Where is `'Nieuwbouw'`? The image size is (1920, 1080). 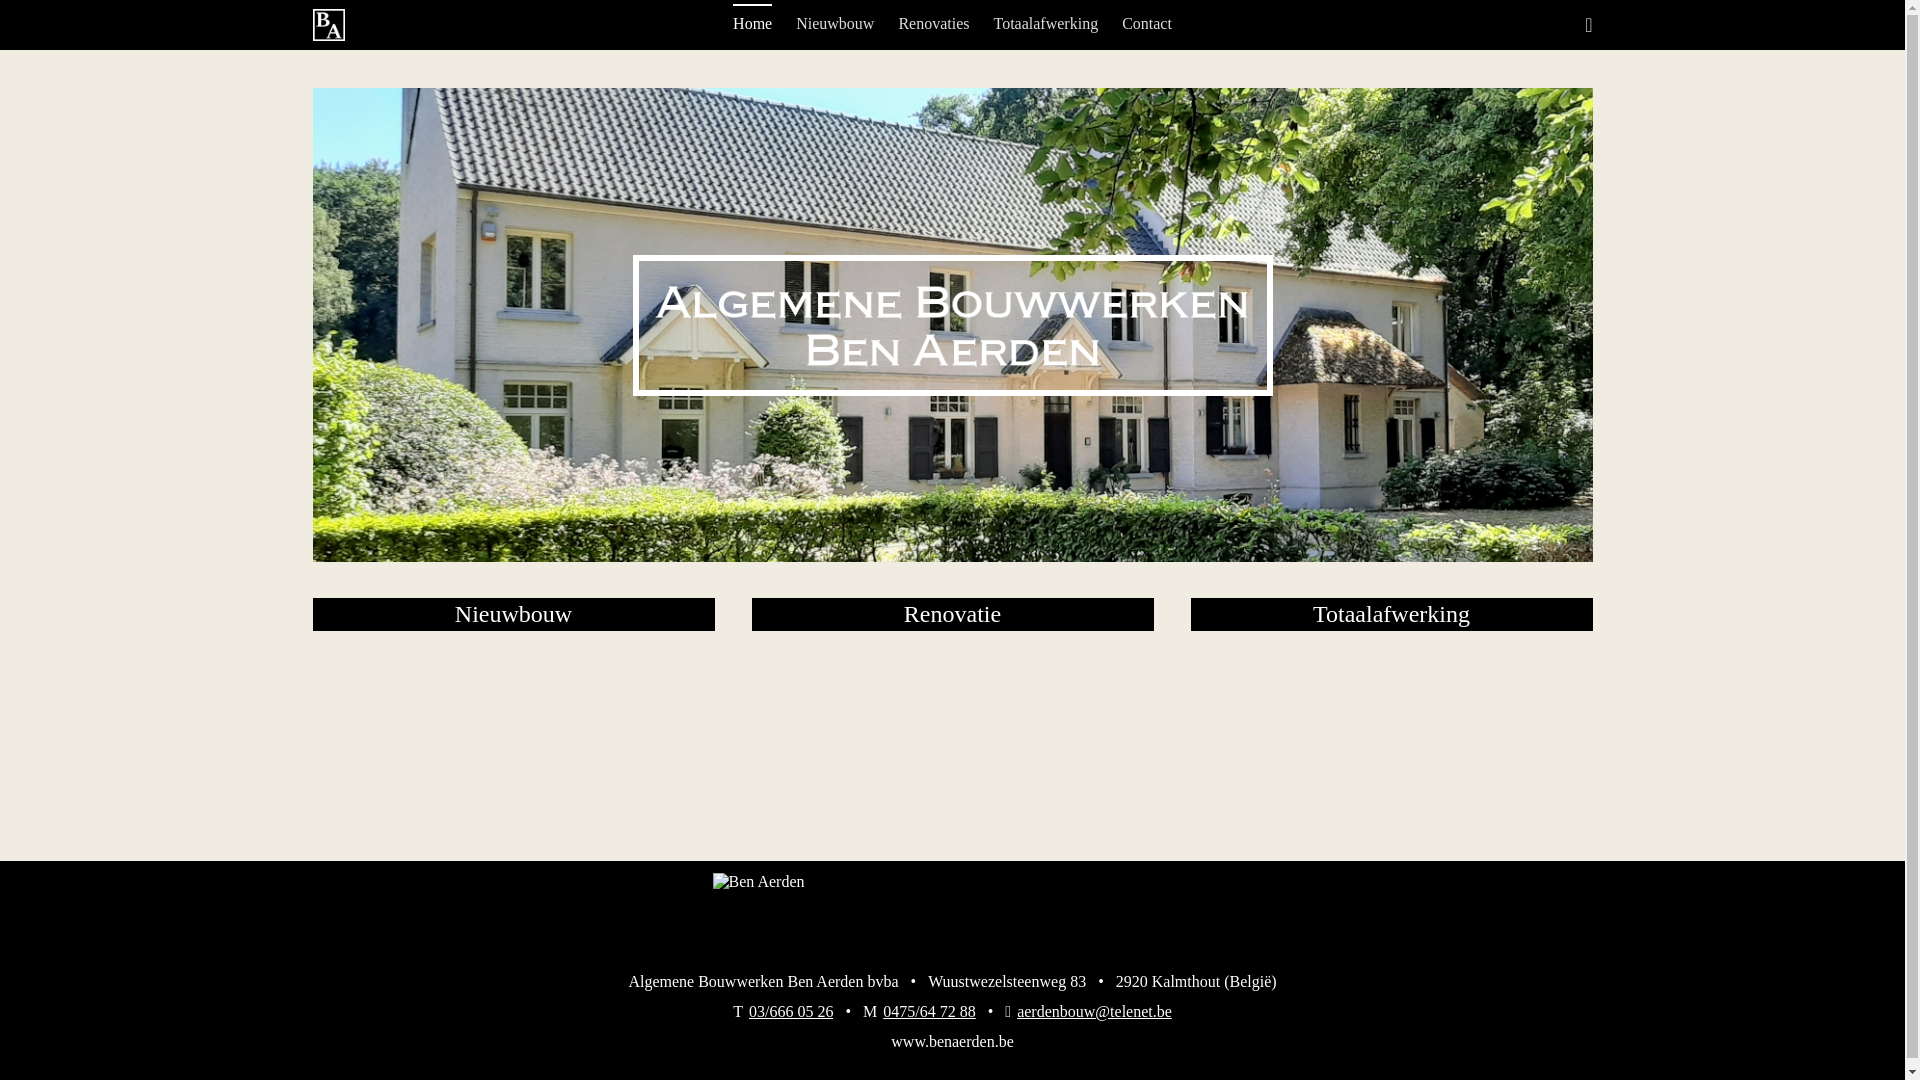 'Nieuwbouw' is located at coordinates (835, 24).